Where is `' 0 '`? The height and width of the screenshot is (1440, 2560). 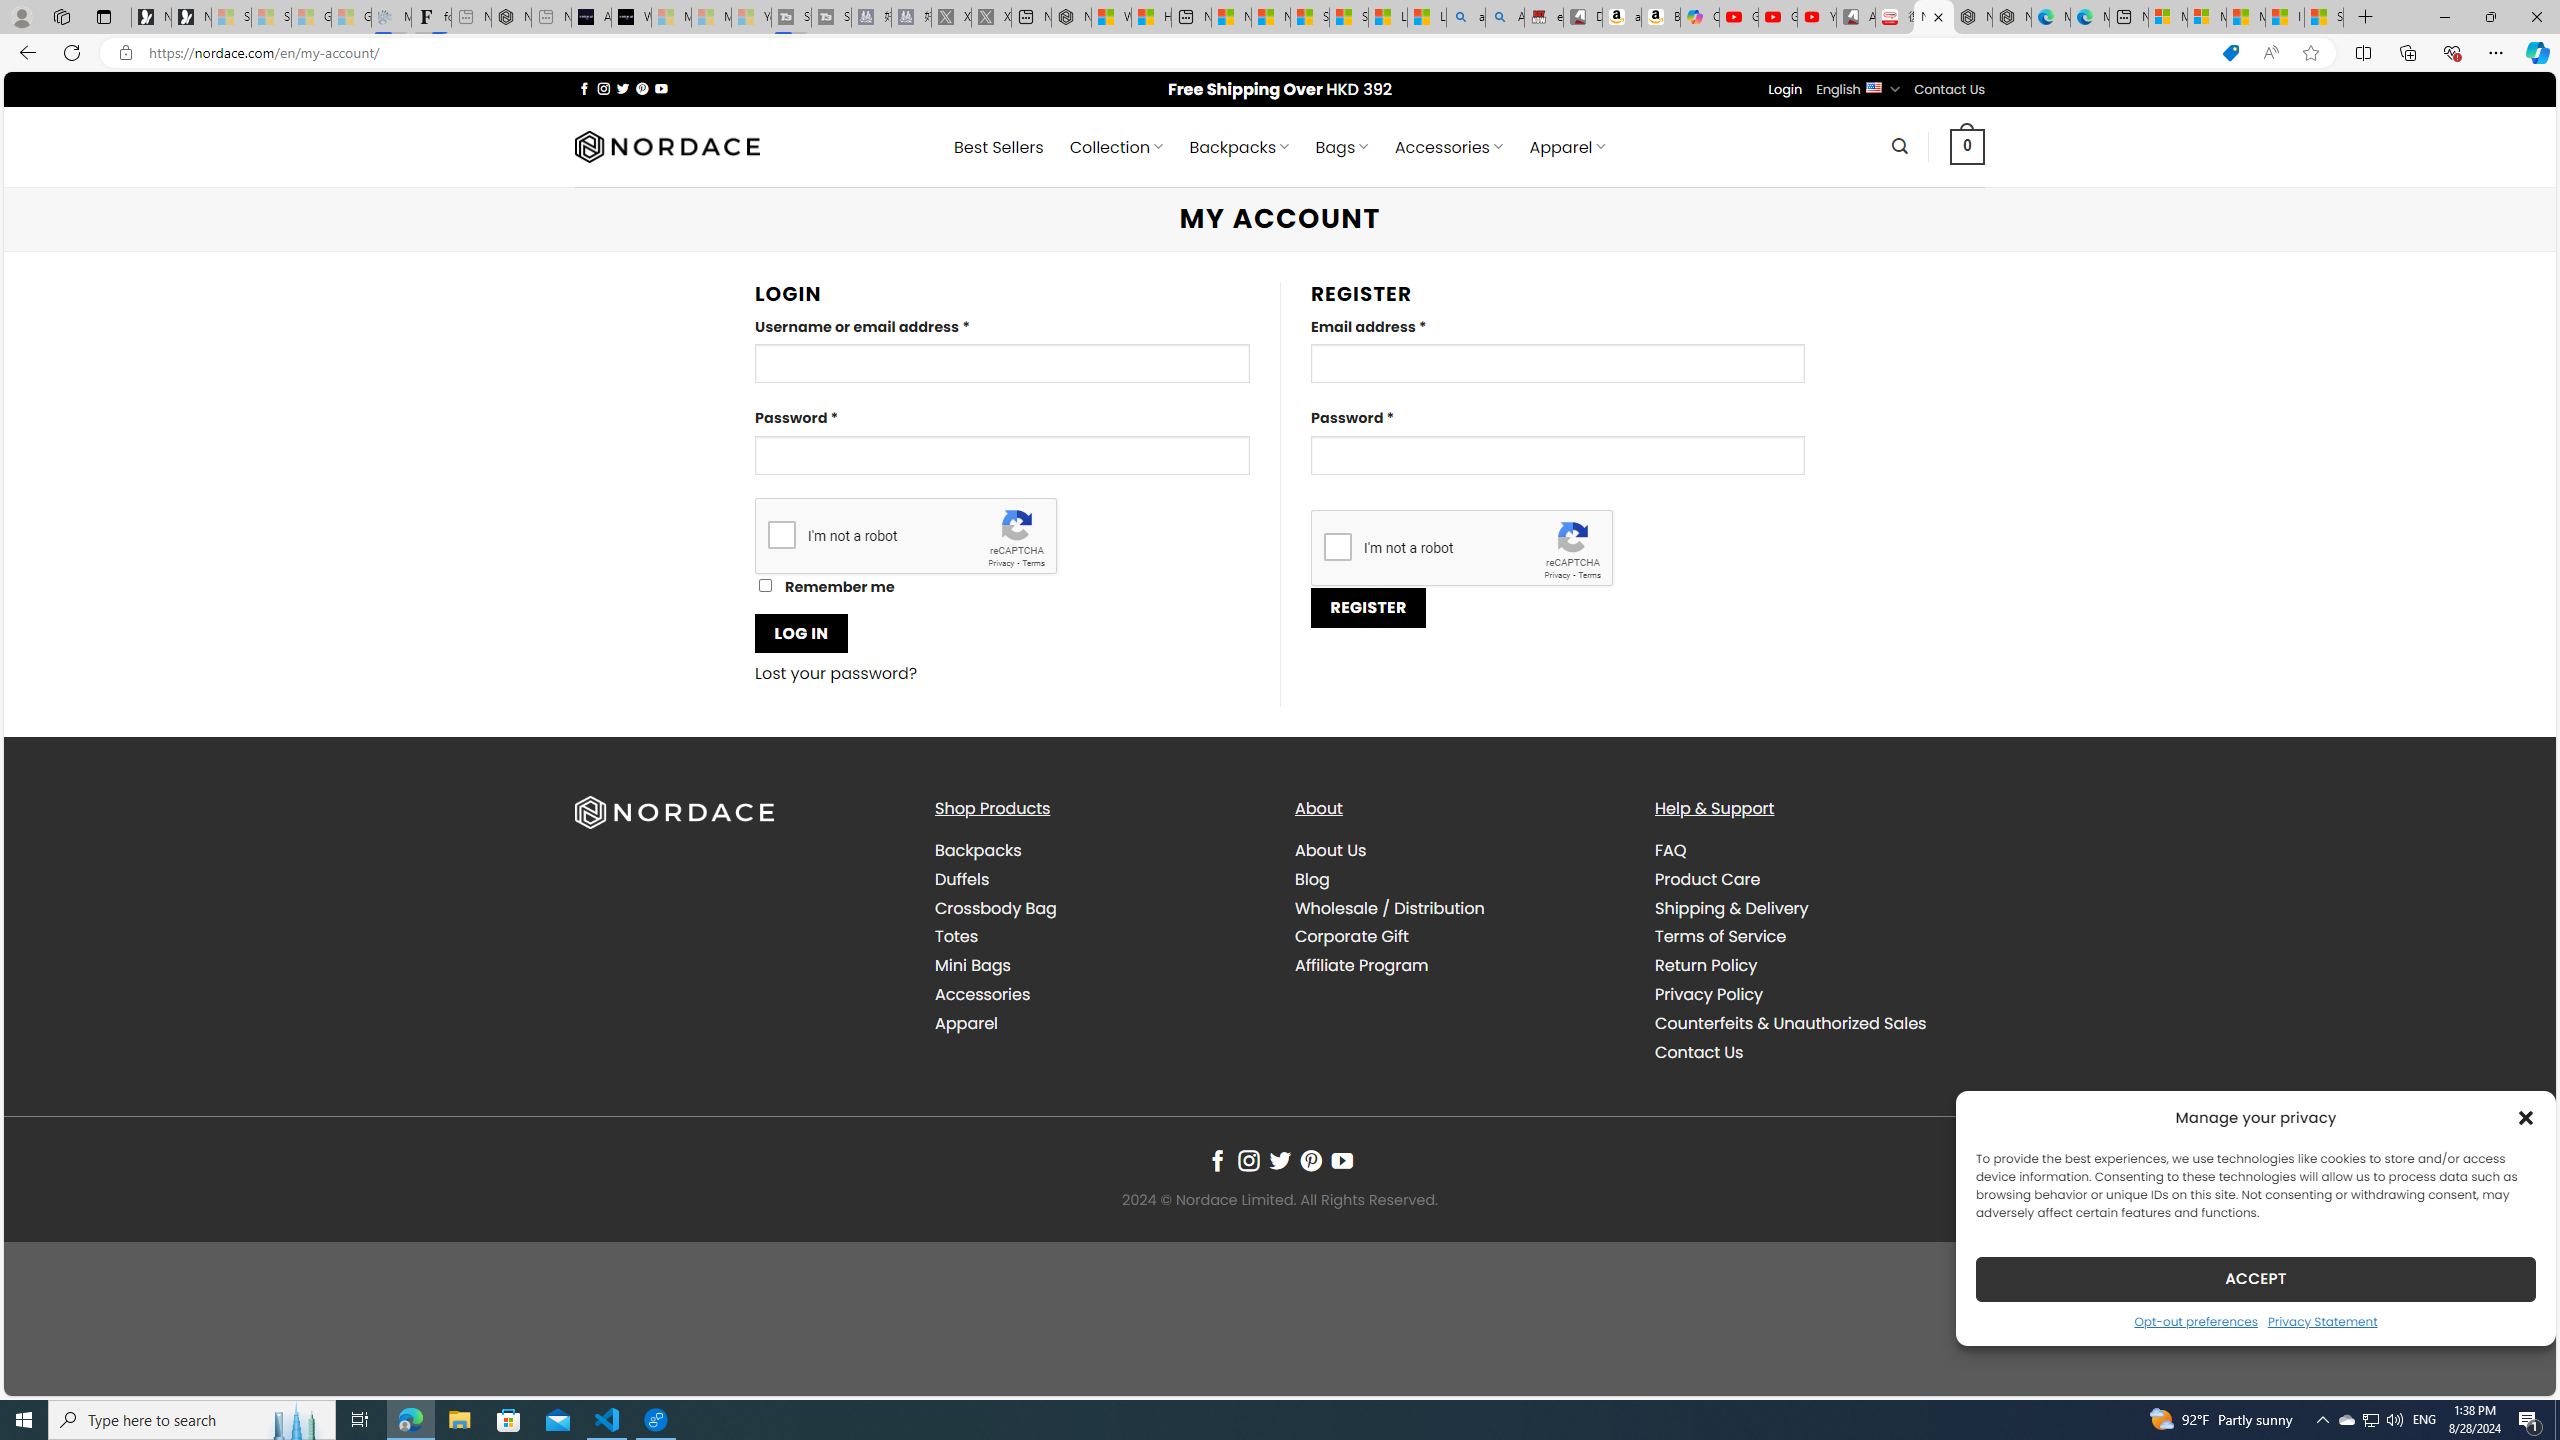
' 0 ' is located at coordinates (1966, 145).